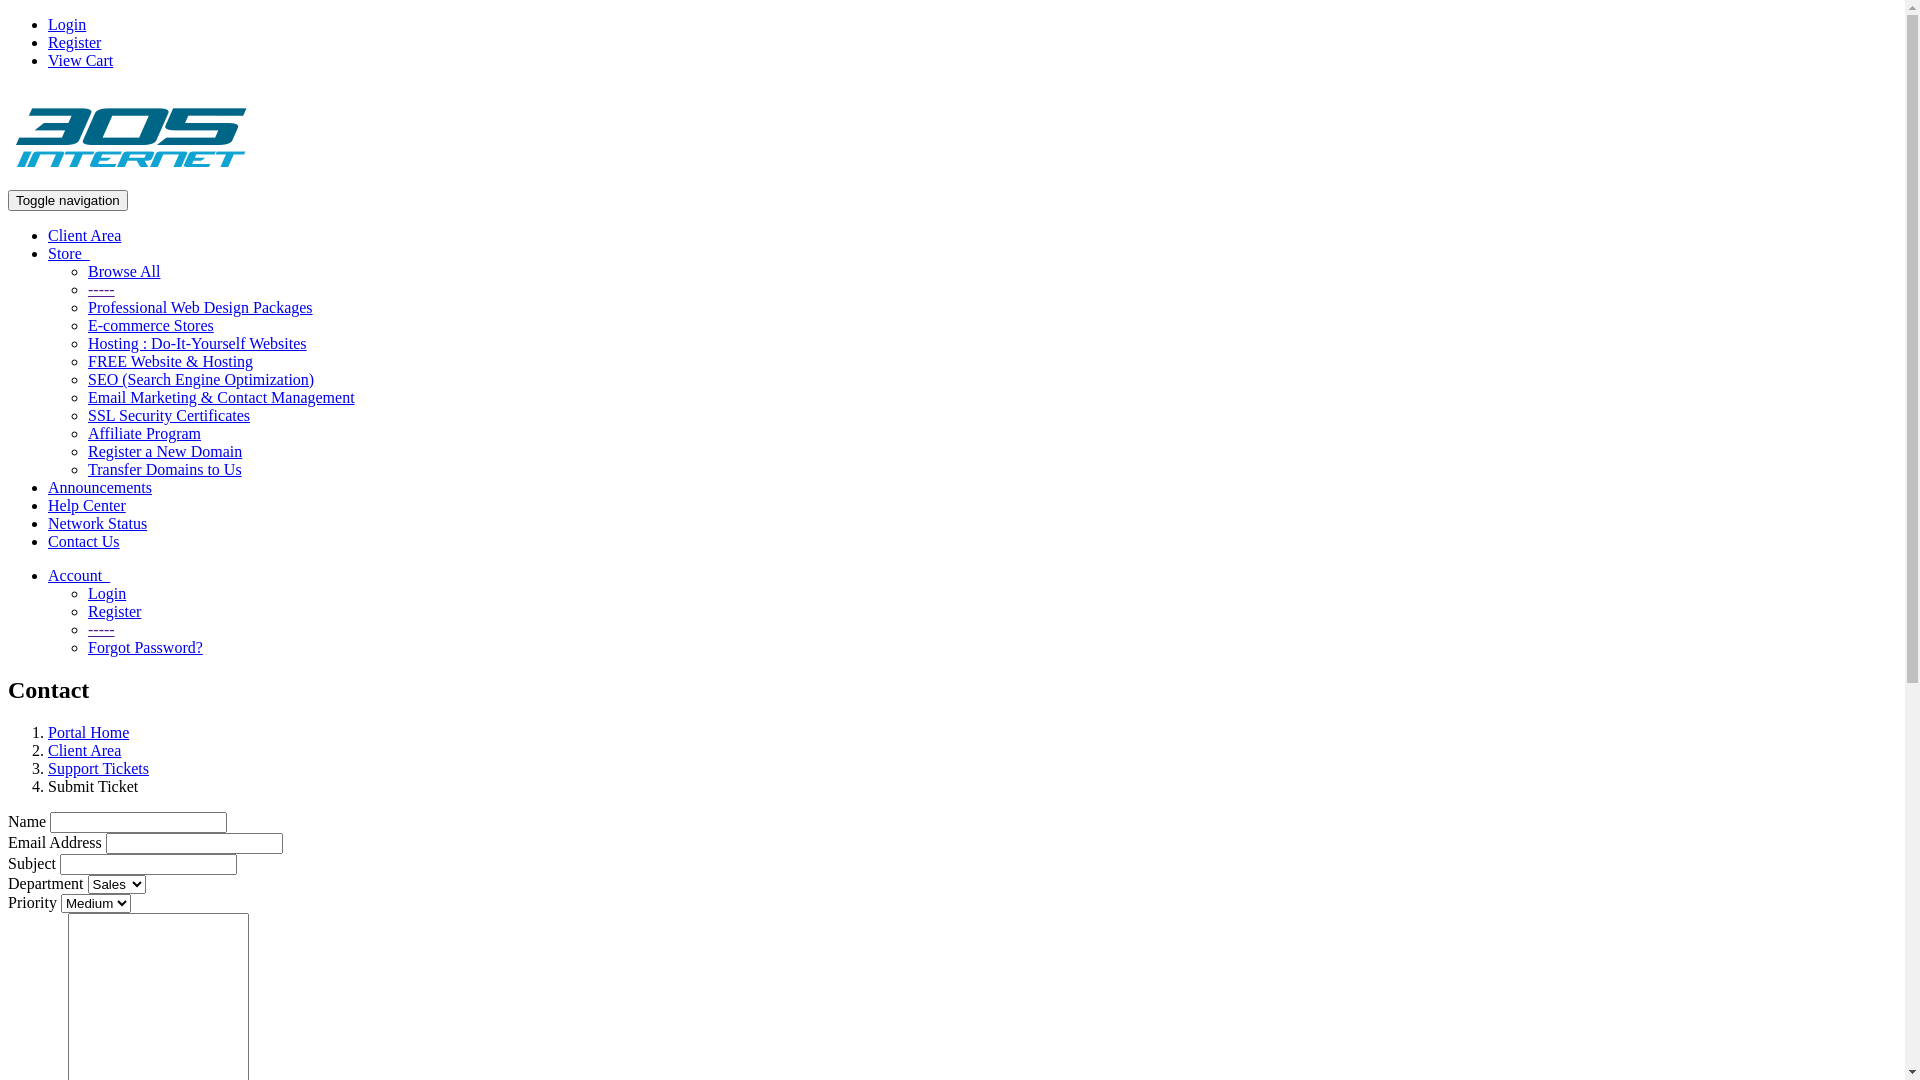 The image size is (1920, 1080). What do you see at coordinates (123, 271) in the screenshot?
I see `'Browse All'` at bounding box center [123, 271].